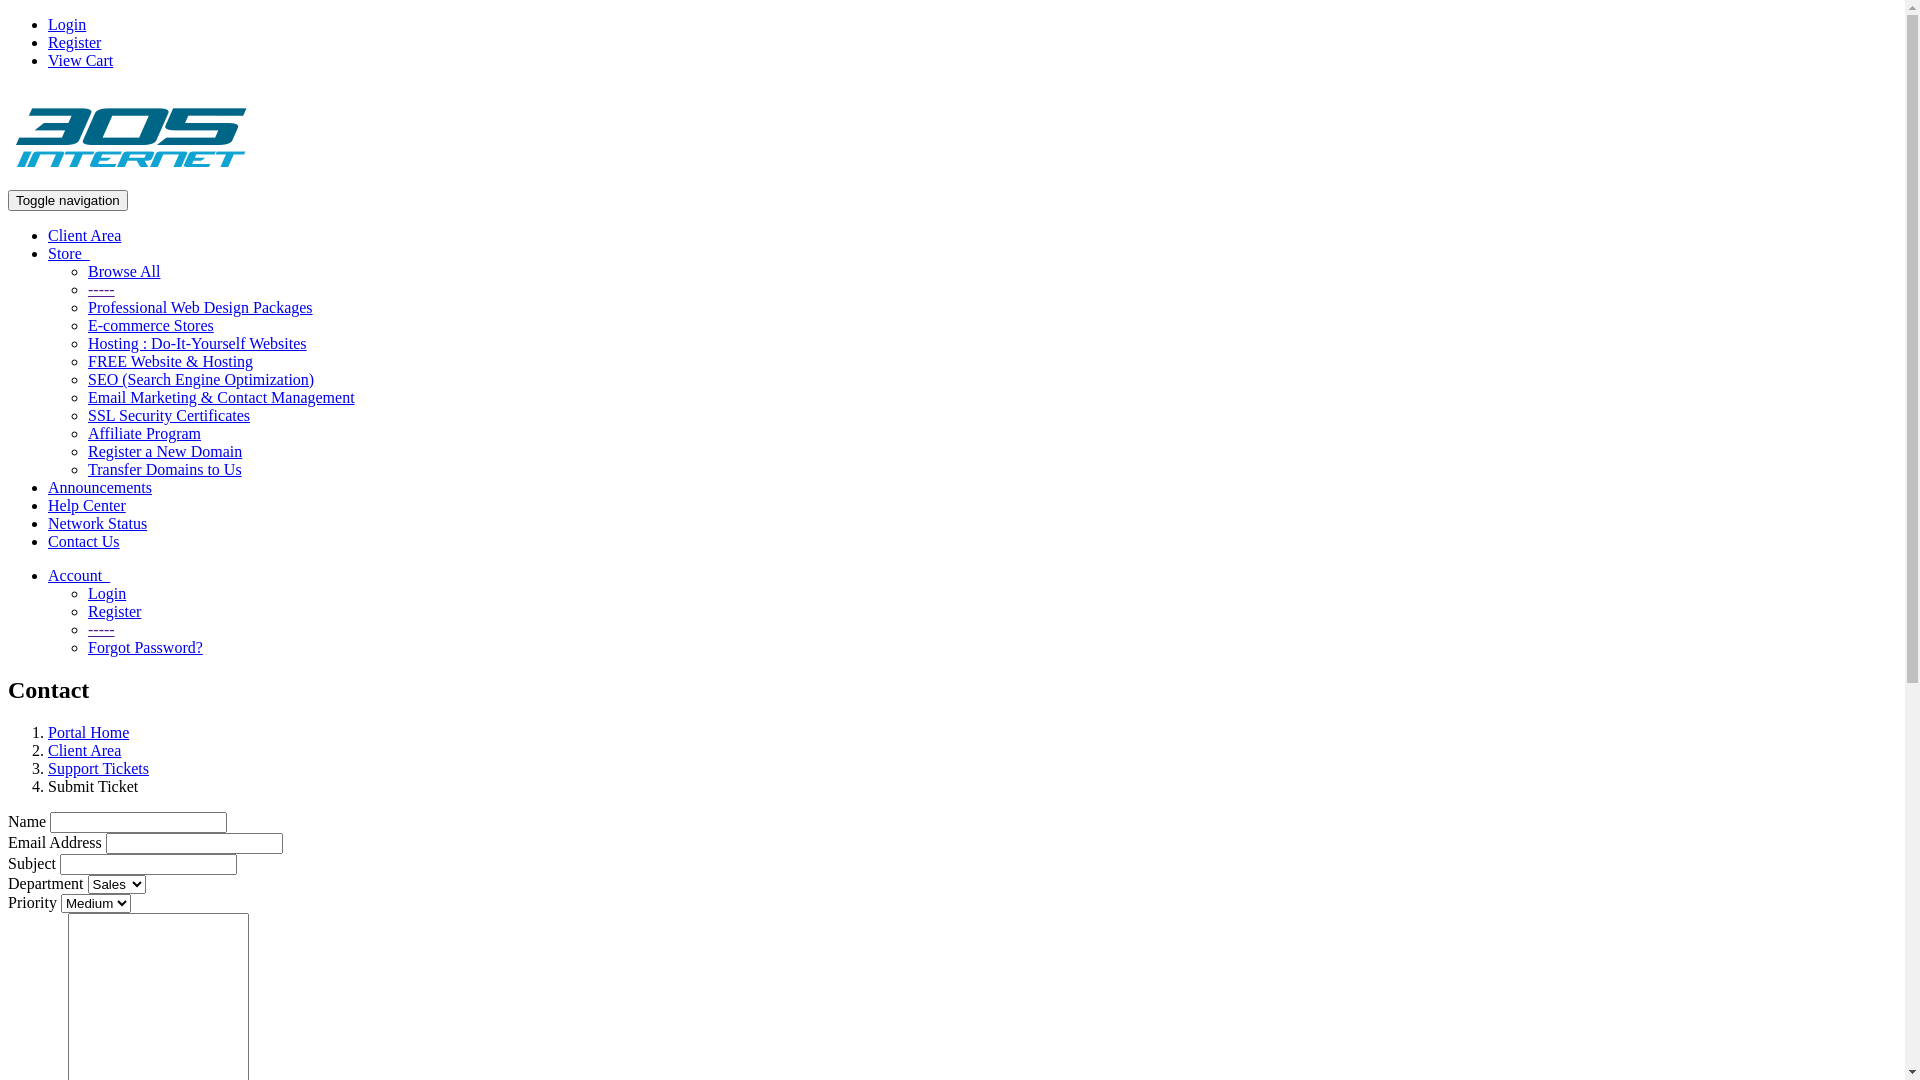 The image size is (1920, 1080). What do you see at coordinates (123, 271) in the screenshot?
I see `'Browse All'` at bounding box center [123, 271].